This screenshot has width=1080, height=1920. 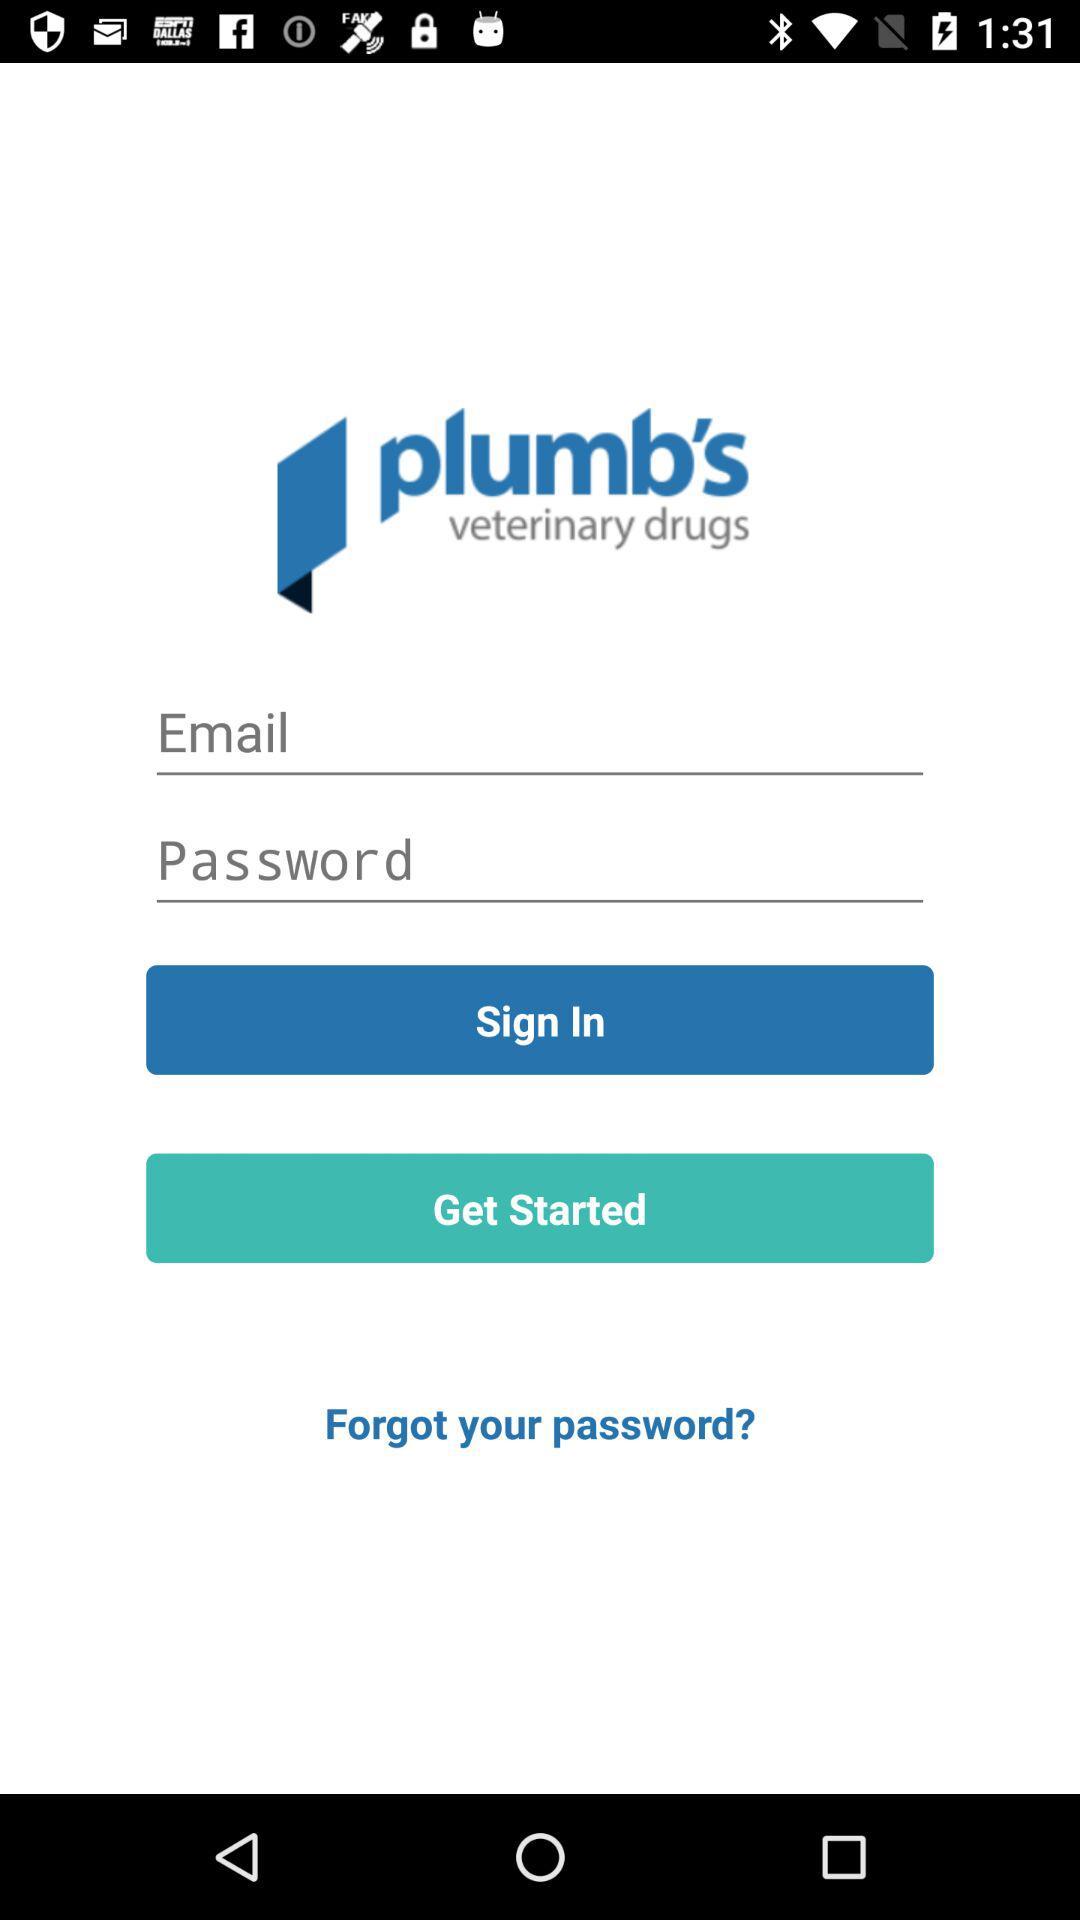 What do you see at coordinates (540, 1207) in the screenshot?
I see `the get started icon` at bounding box center [540, 1207].